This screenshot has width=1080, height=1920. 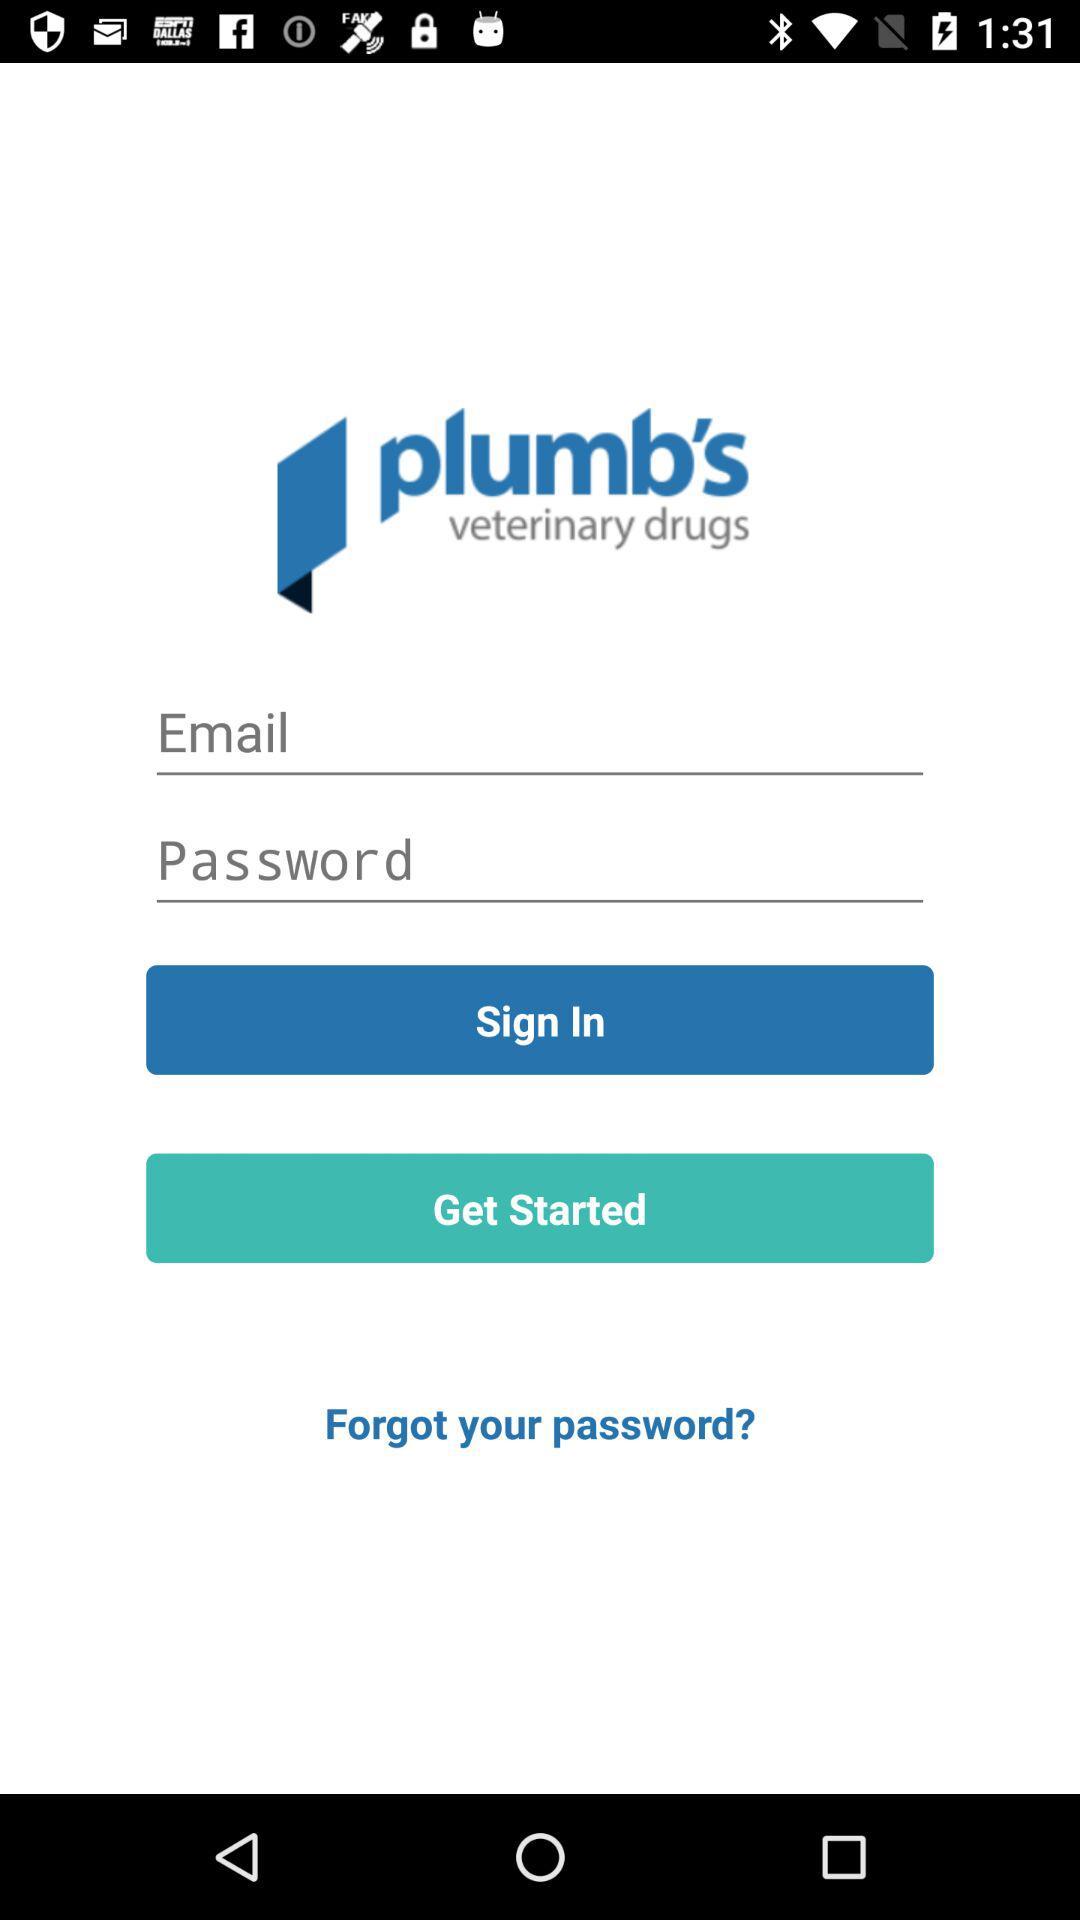 What do you see at coordinates (540, 1207) in the screenshot?
I see `the get started icon` at bounding box center [540, 1207].